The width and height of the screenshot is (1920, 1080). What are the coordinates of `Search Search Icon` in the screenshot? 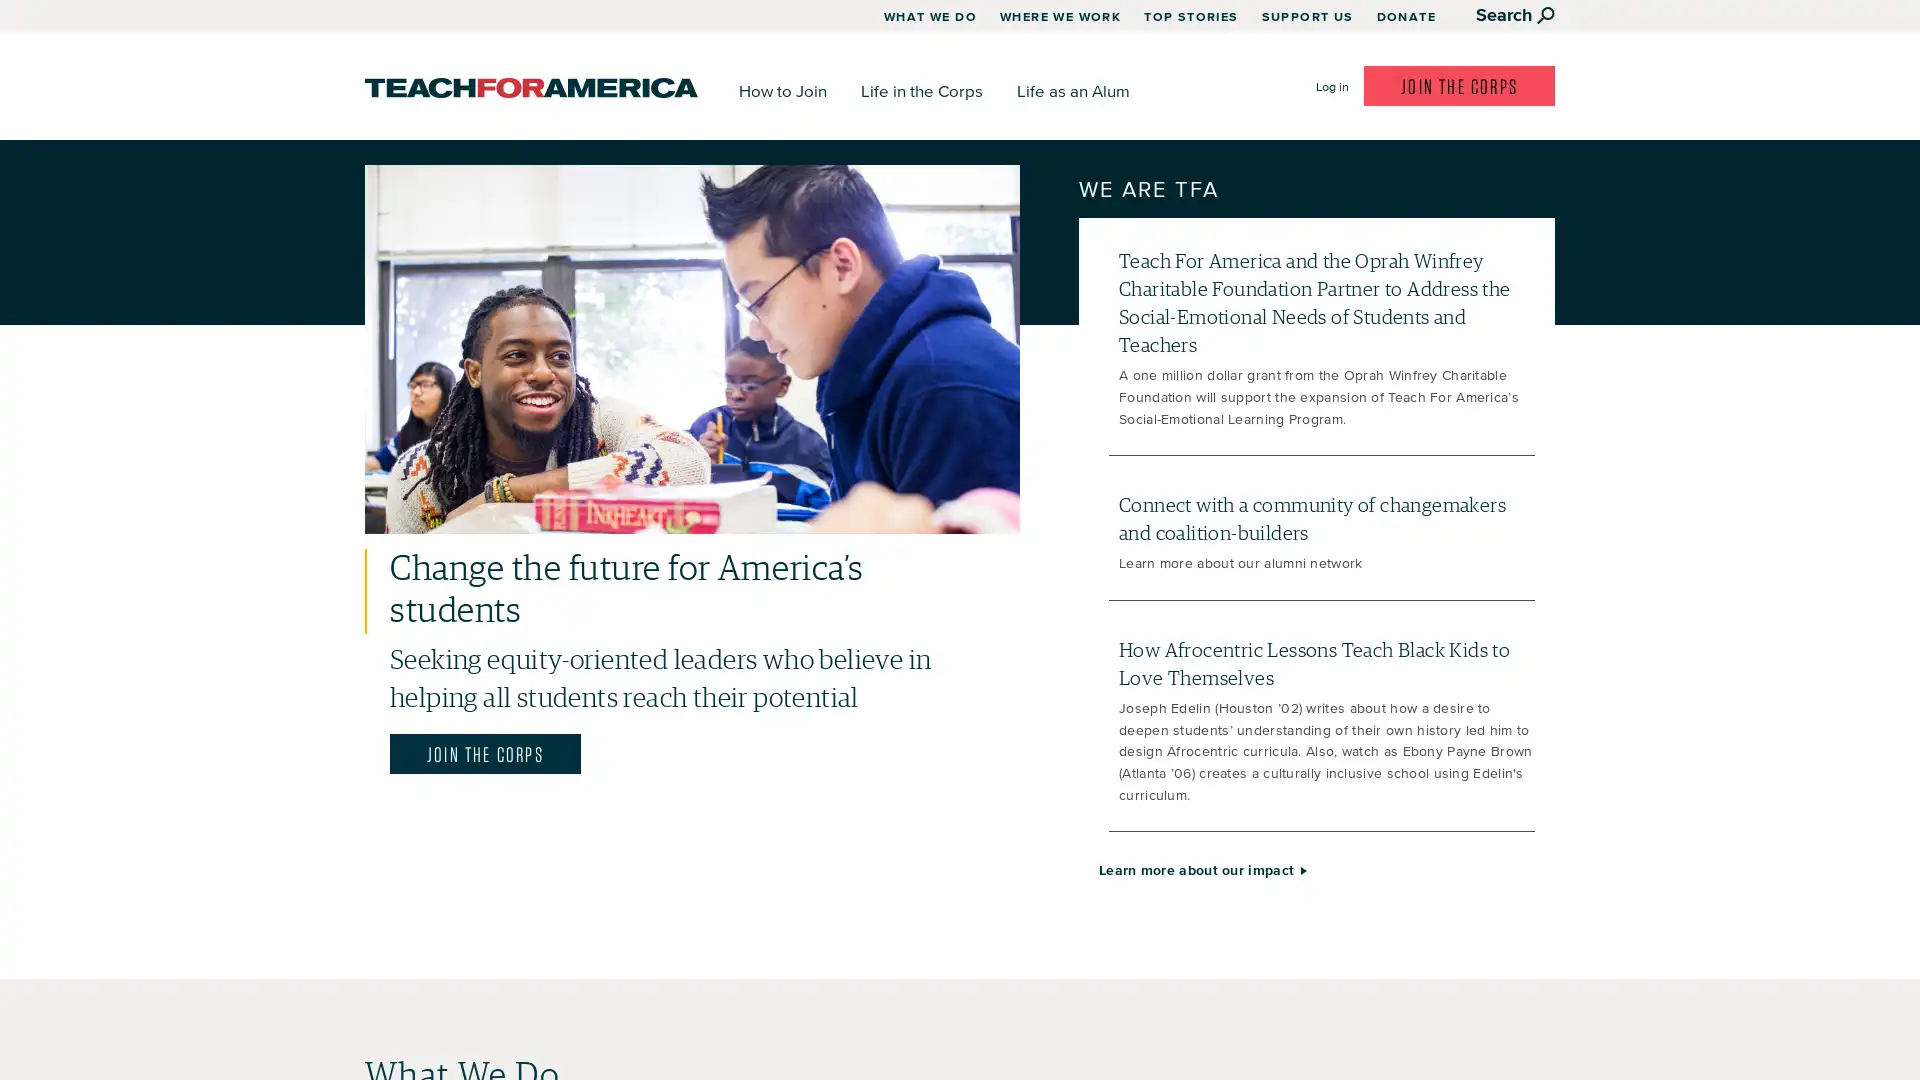 It's located at (1515, 14).